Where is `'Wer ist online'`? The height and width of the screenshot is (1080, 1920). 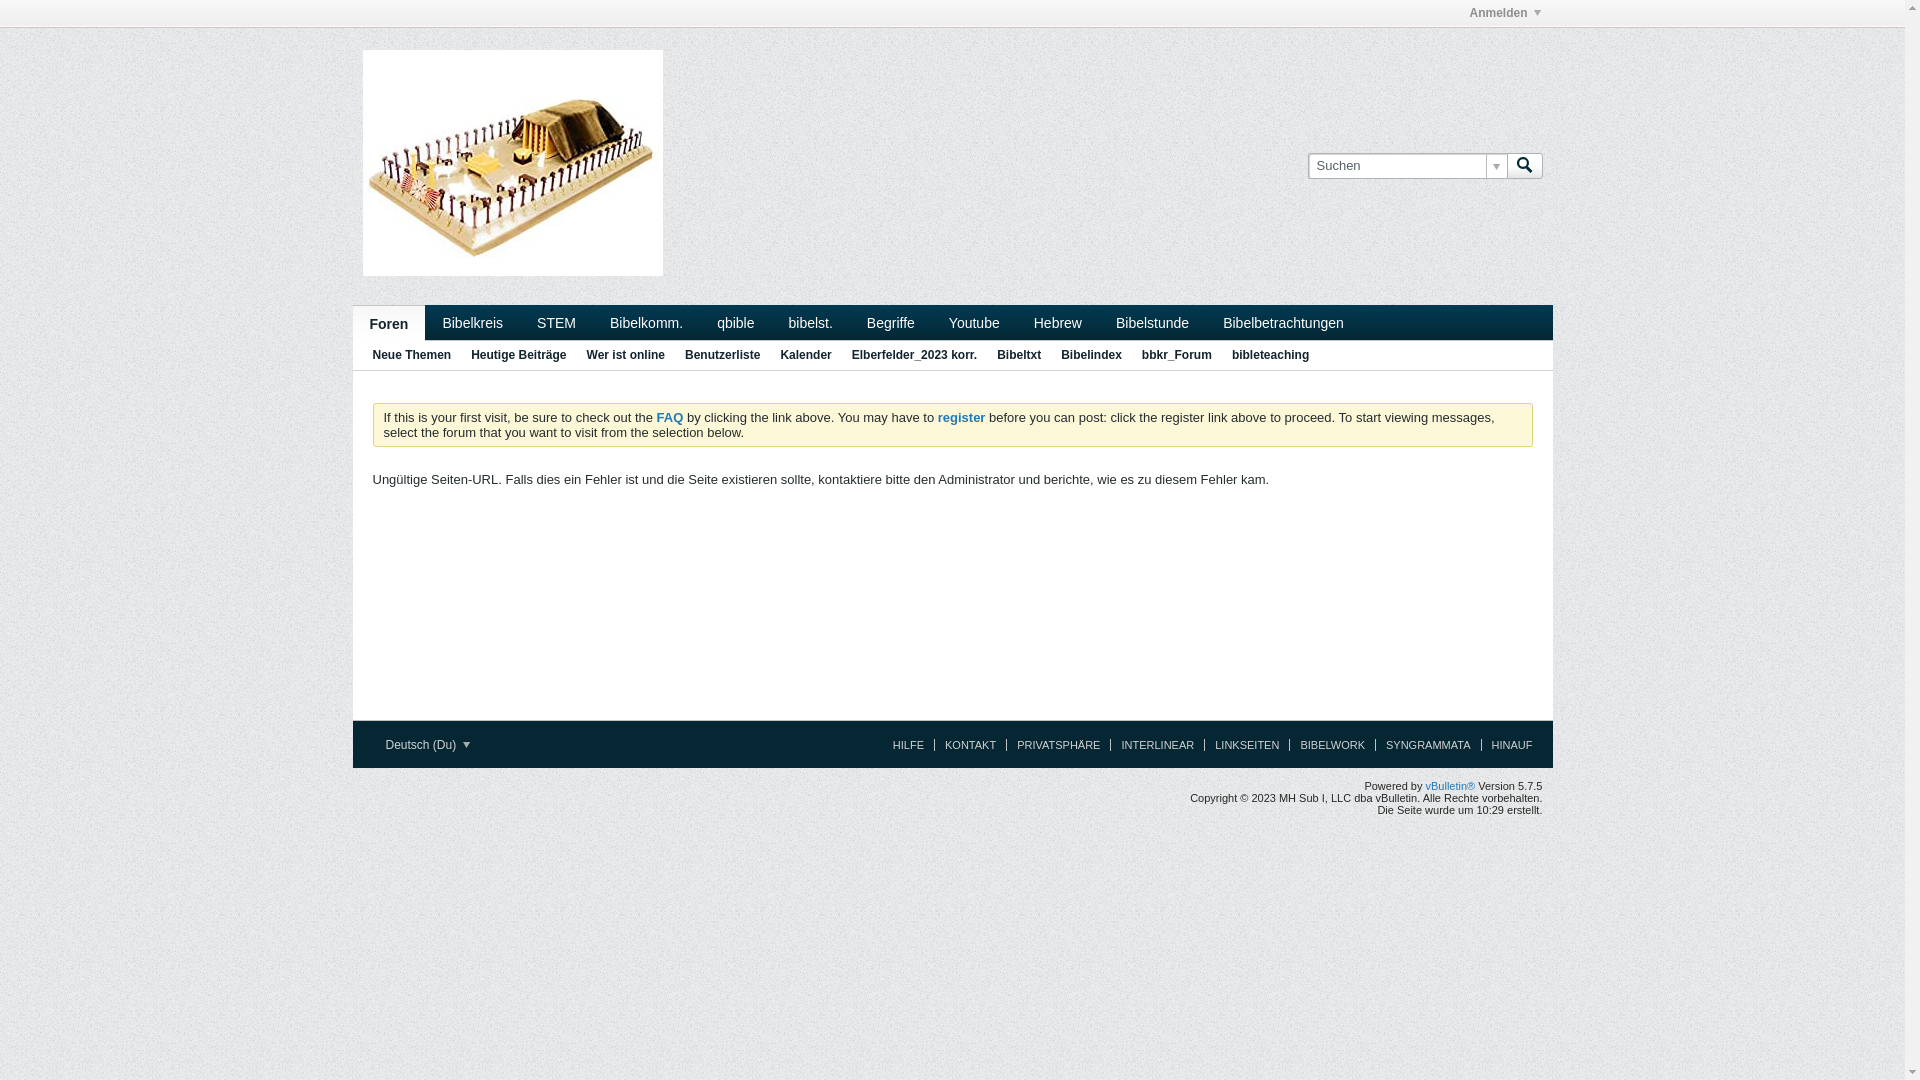
'Wer ist online' is located at coordinates (624, 354).